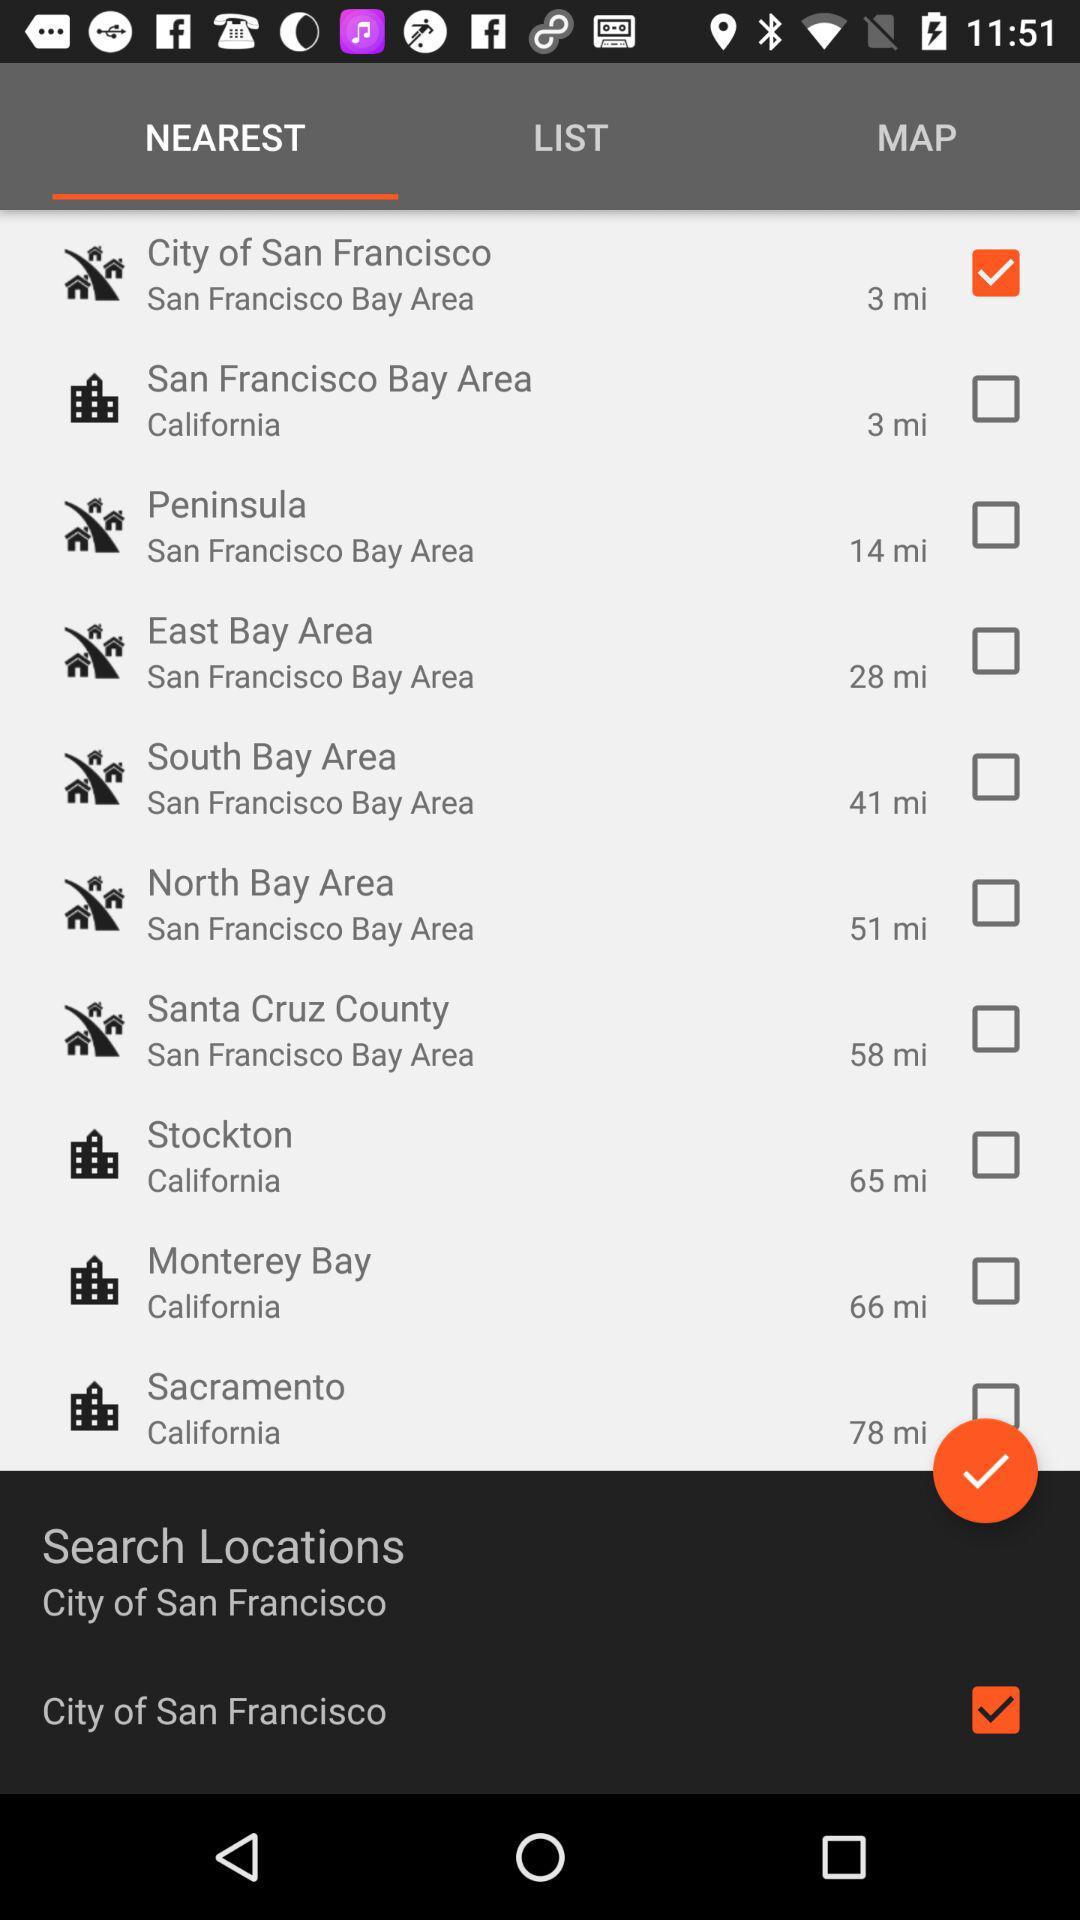 Image resolution: width=1080 pixels, height=1920 pixels. What do you see at coordinates (995, 776) in the screenshot?
I see `tick location to search` at bounding box center [995, 776].